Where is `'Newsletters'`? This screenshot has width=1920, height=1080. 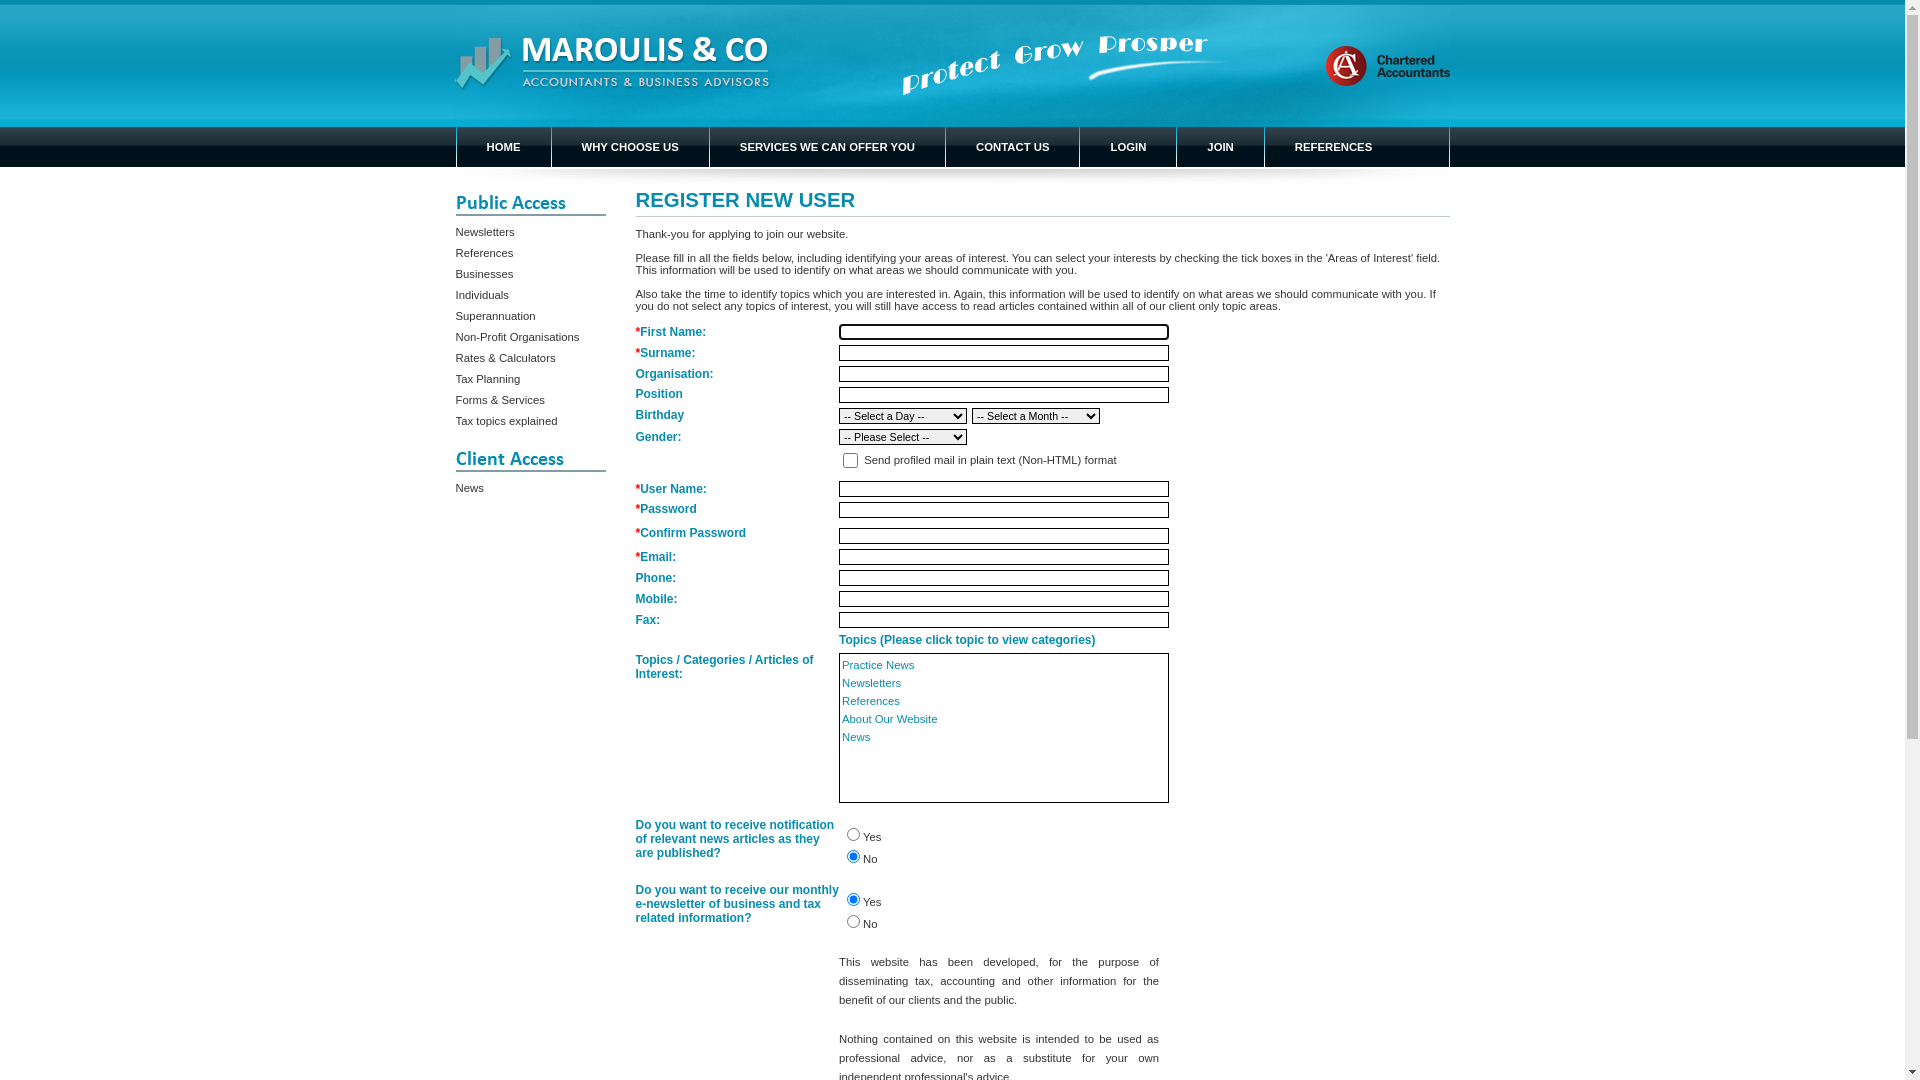 'Newsletters' is located at coordinates (485, 230).